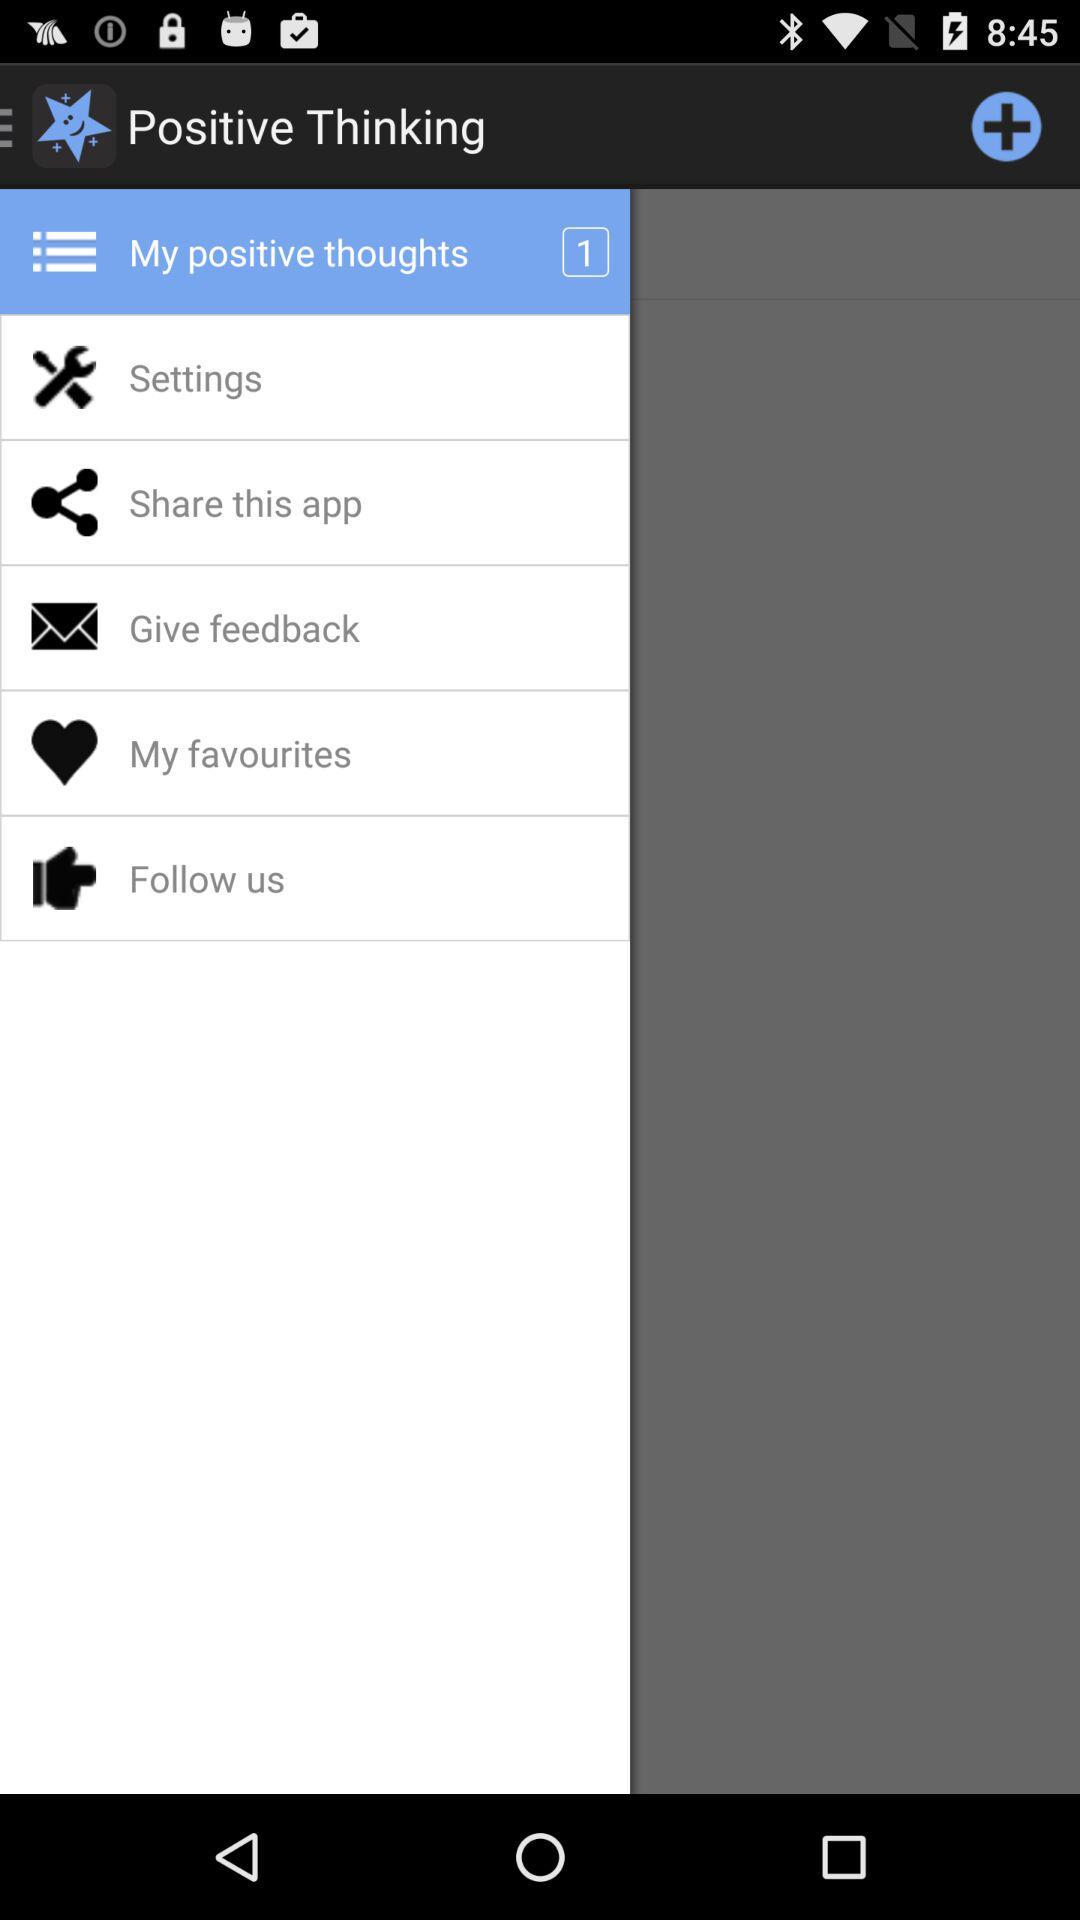  I want to click on the settings icon, so click(247, 377).